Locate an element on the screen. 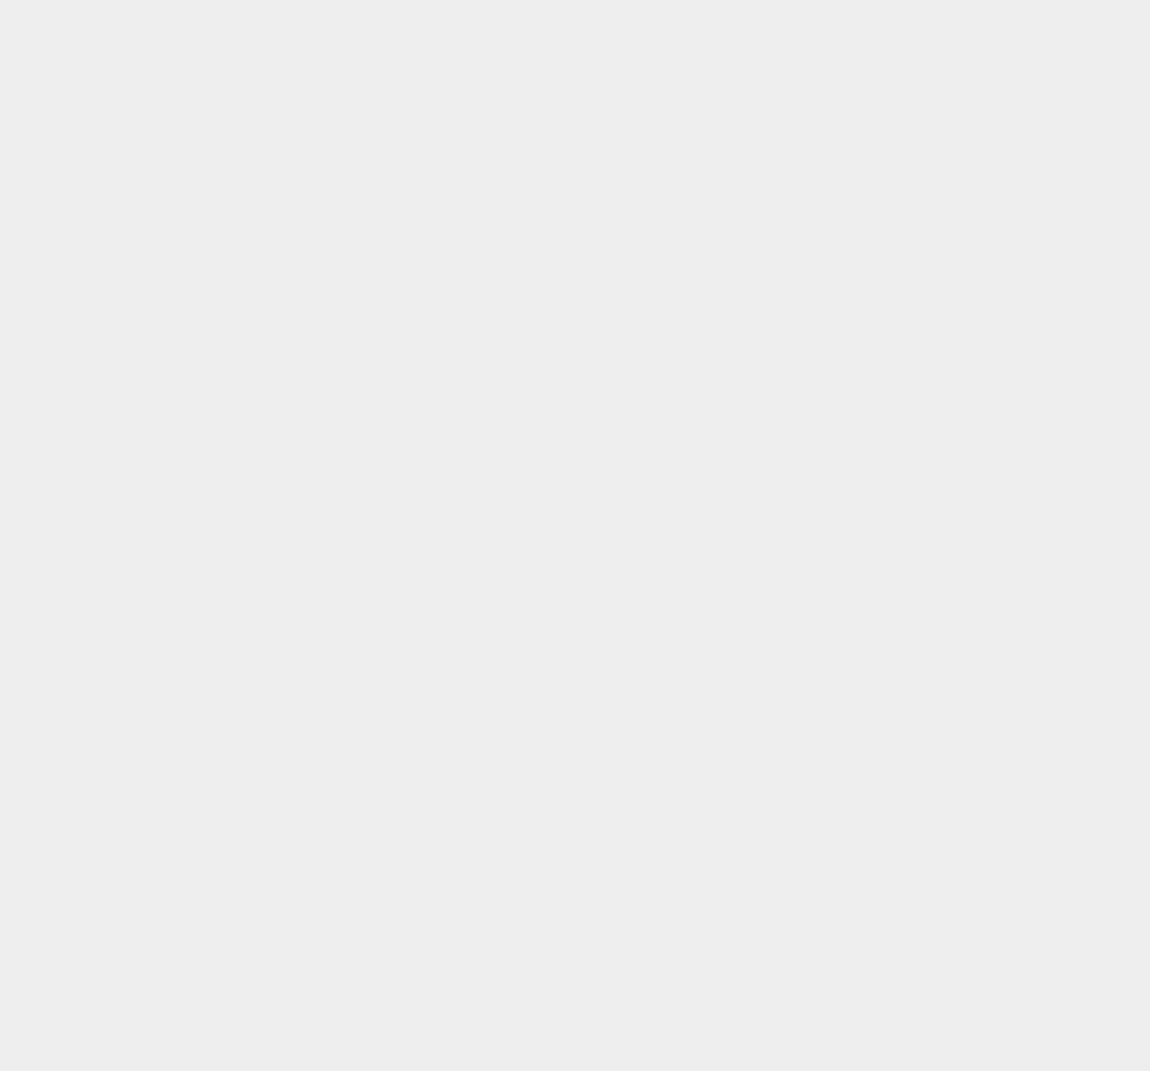 This screenshot has height=1071, width=1150. 'Lync Desk Phones' is located at coordinates (869, 555).